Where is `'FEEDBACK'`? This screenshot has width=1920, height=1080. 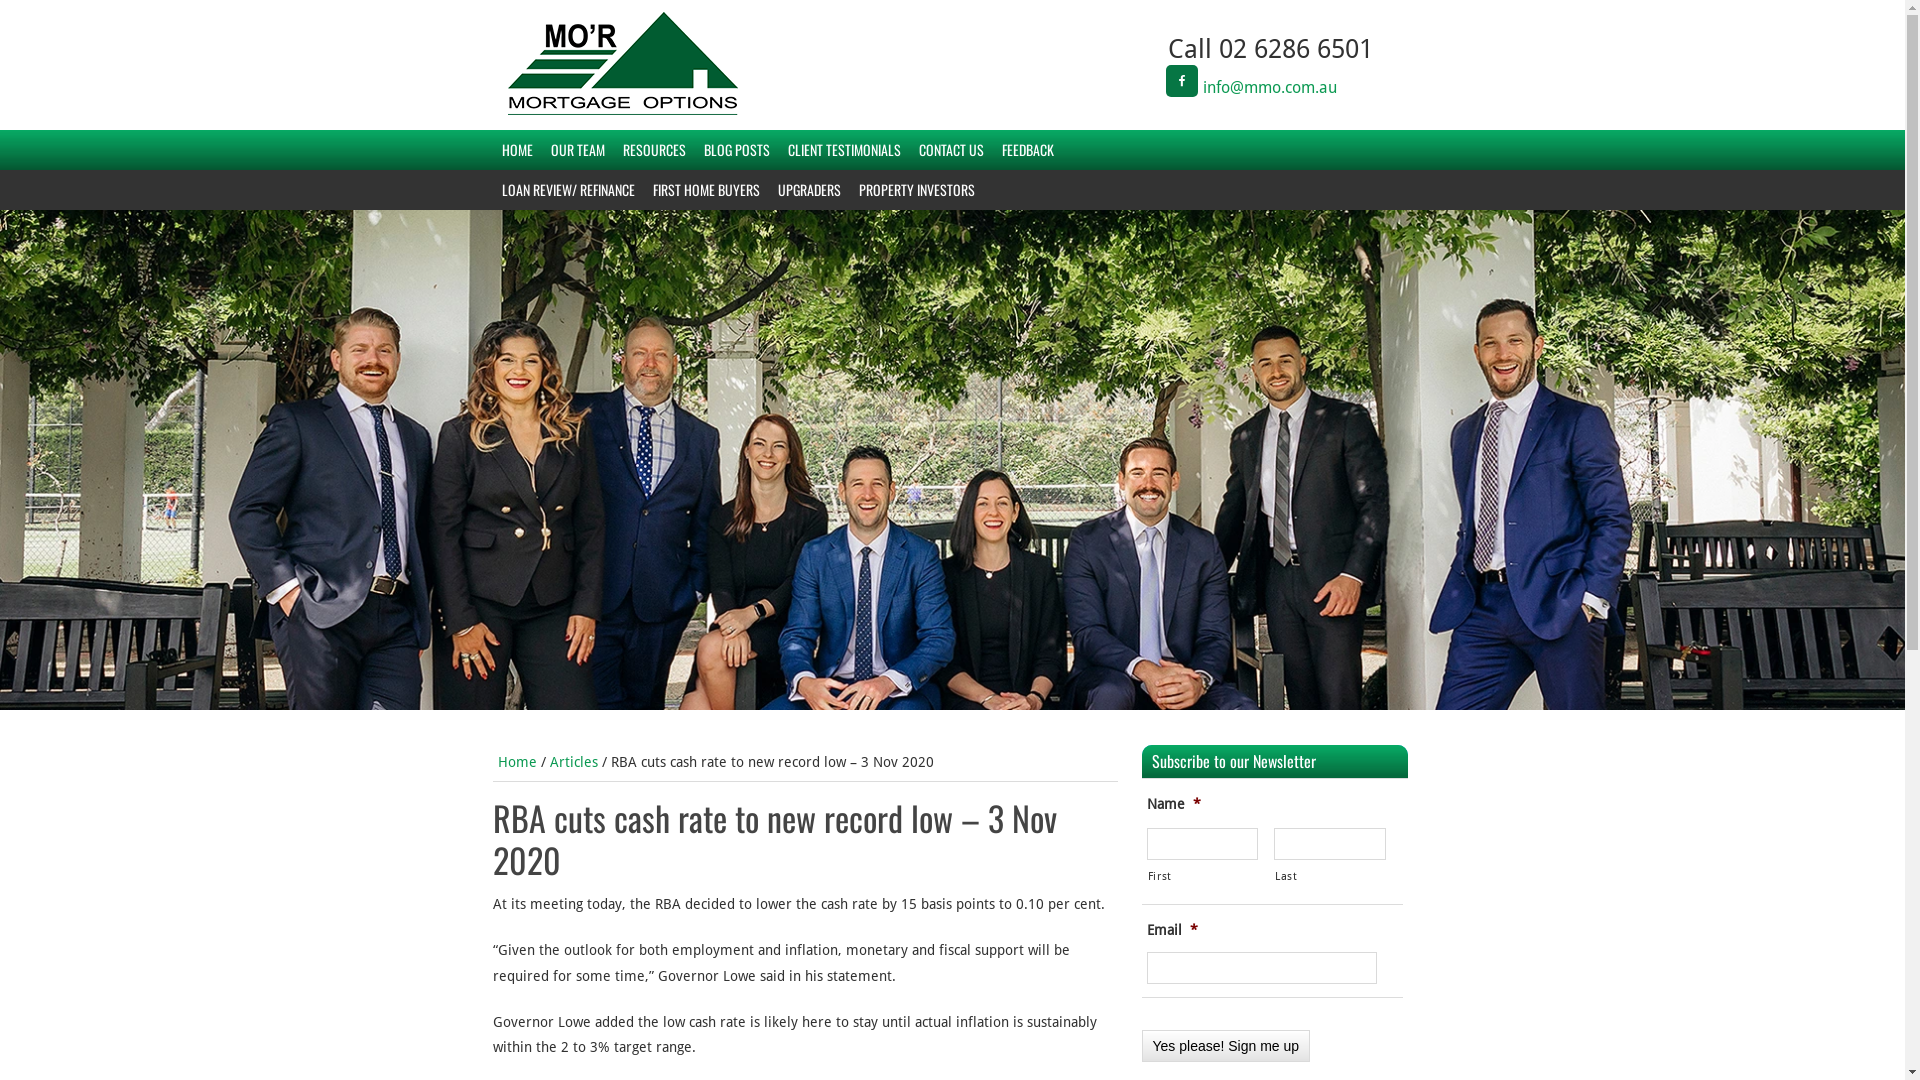 'FEEDBACK' is located at coordinates (993, 149).